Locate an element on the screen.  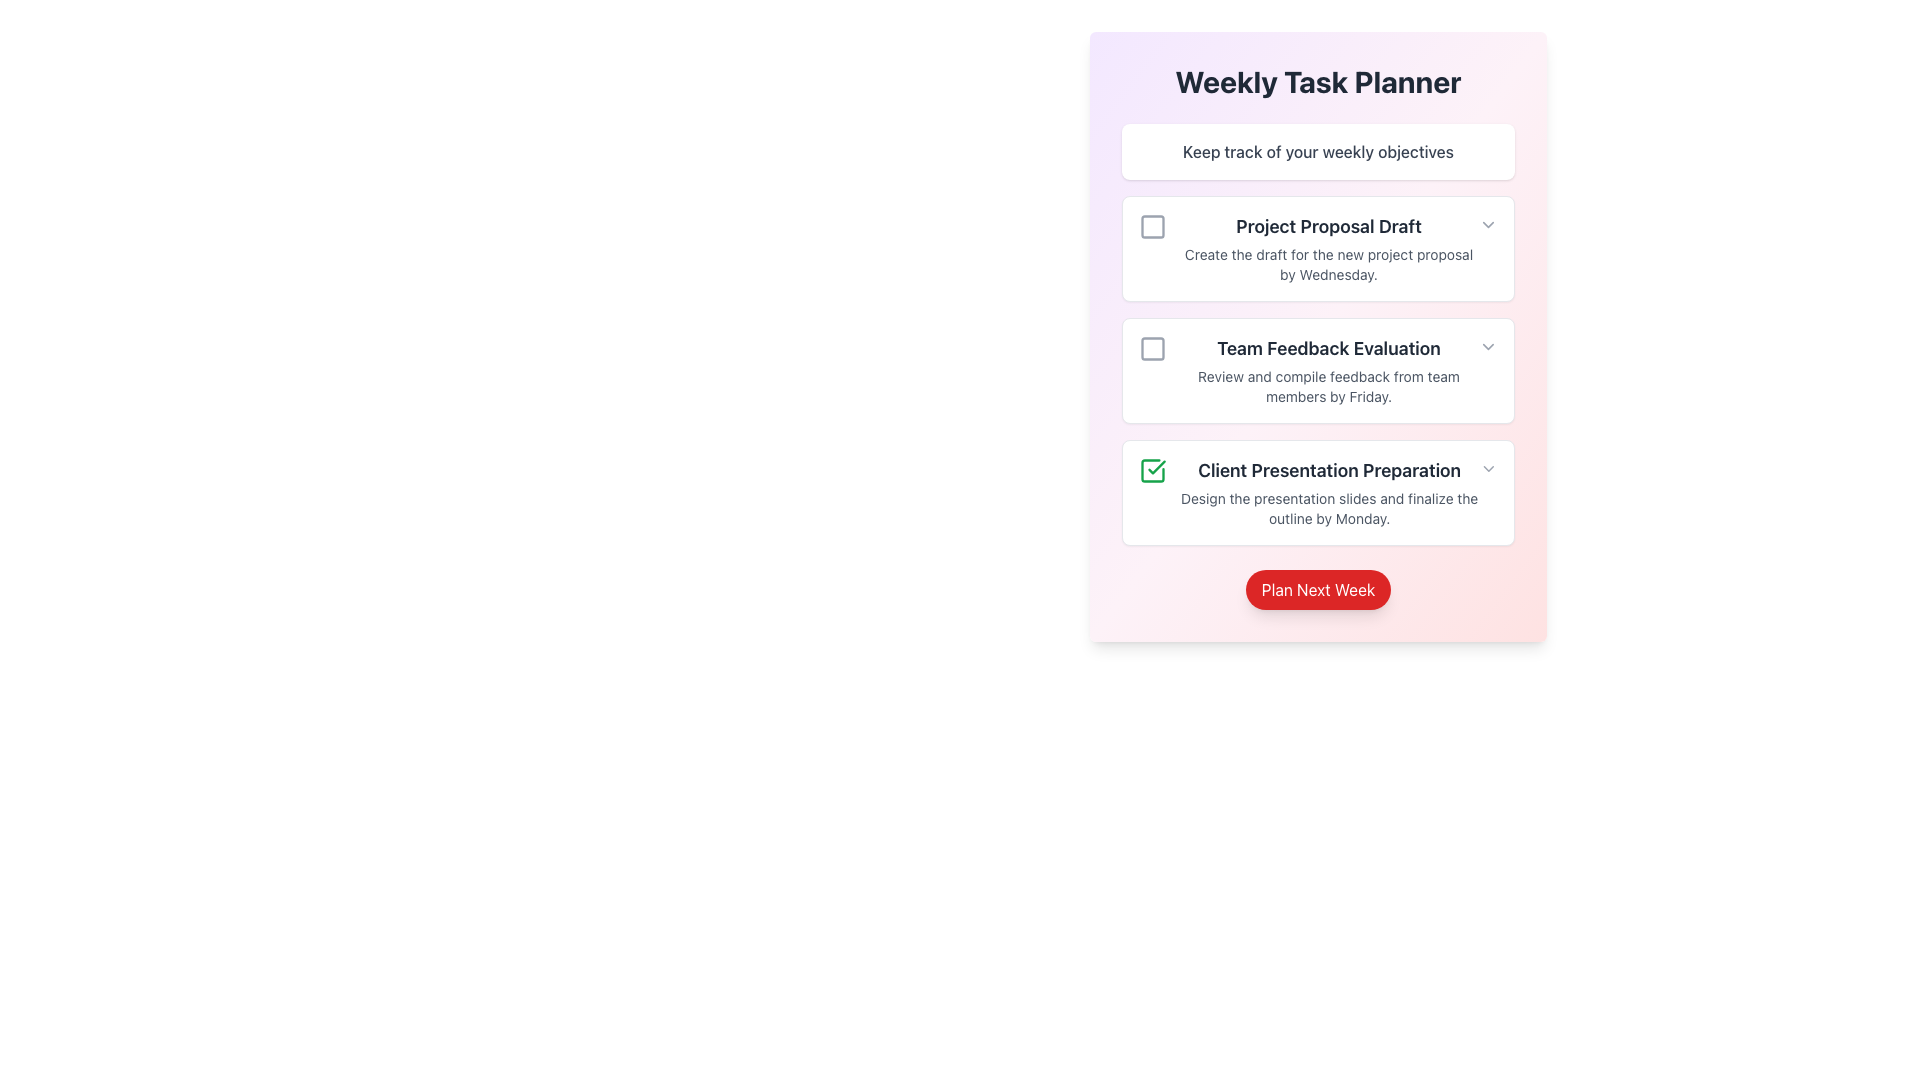
text label that says 'Review and compile feedback from team members by Friday.' which is located under the heading 'Team Feedback Evaluation' in the 'Weekly Task Planner' interface is located at coordinates (1329, 386).